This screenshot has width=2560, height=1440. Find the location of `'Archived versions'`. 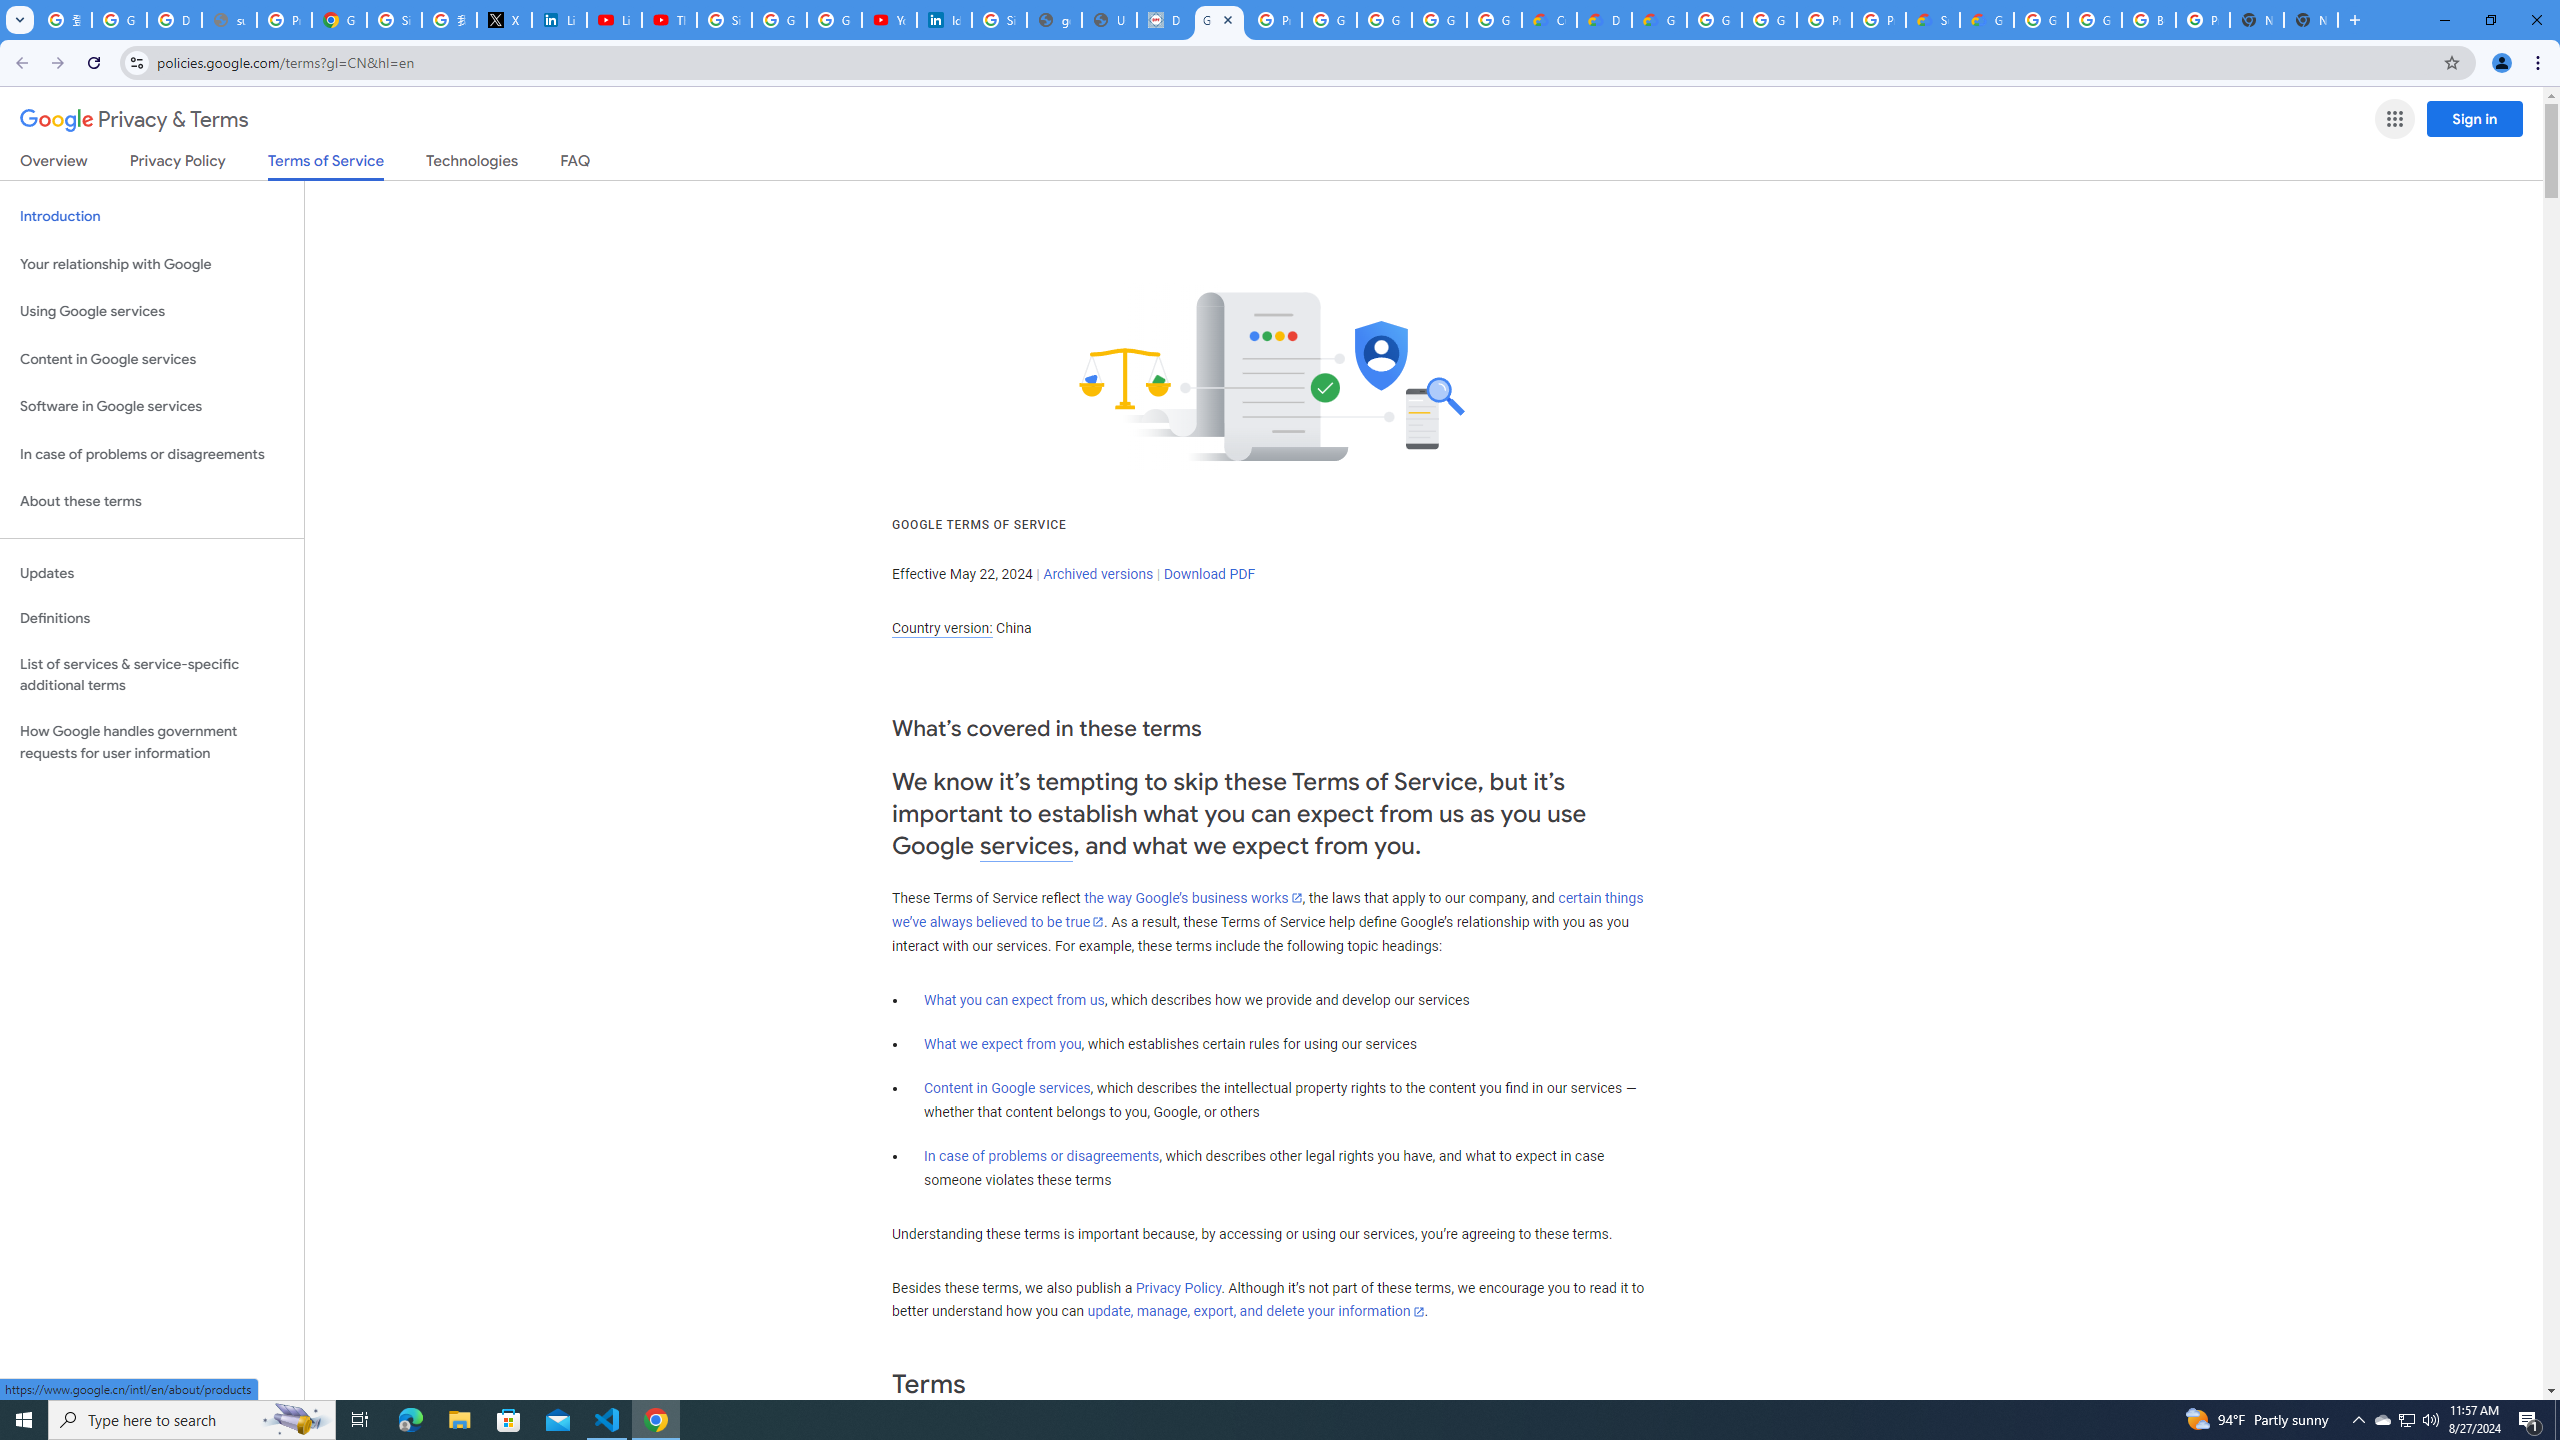

'Archived versions' is located at coordinates (1097, 572).